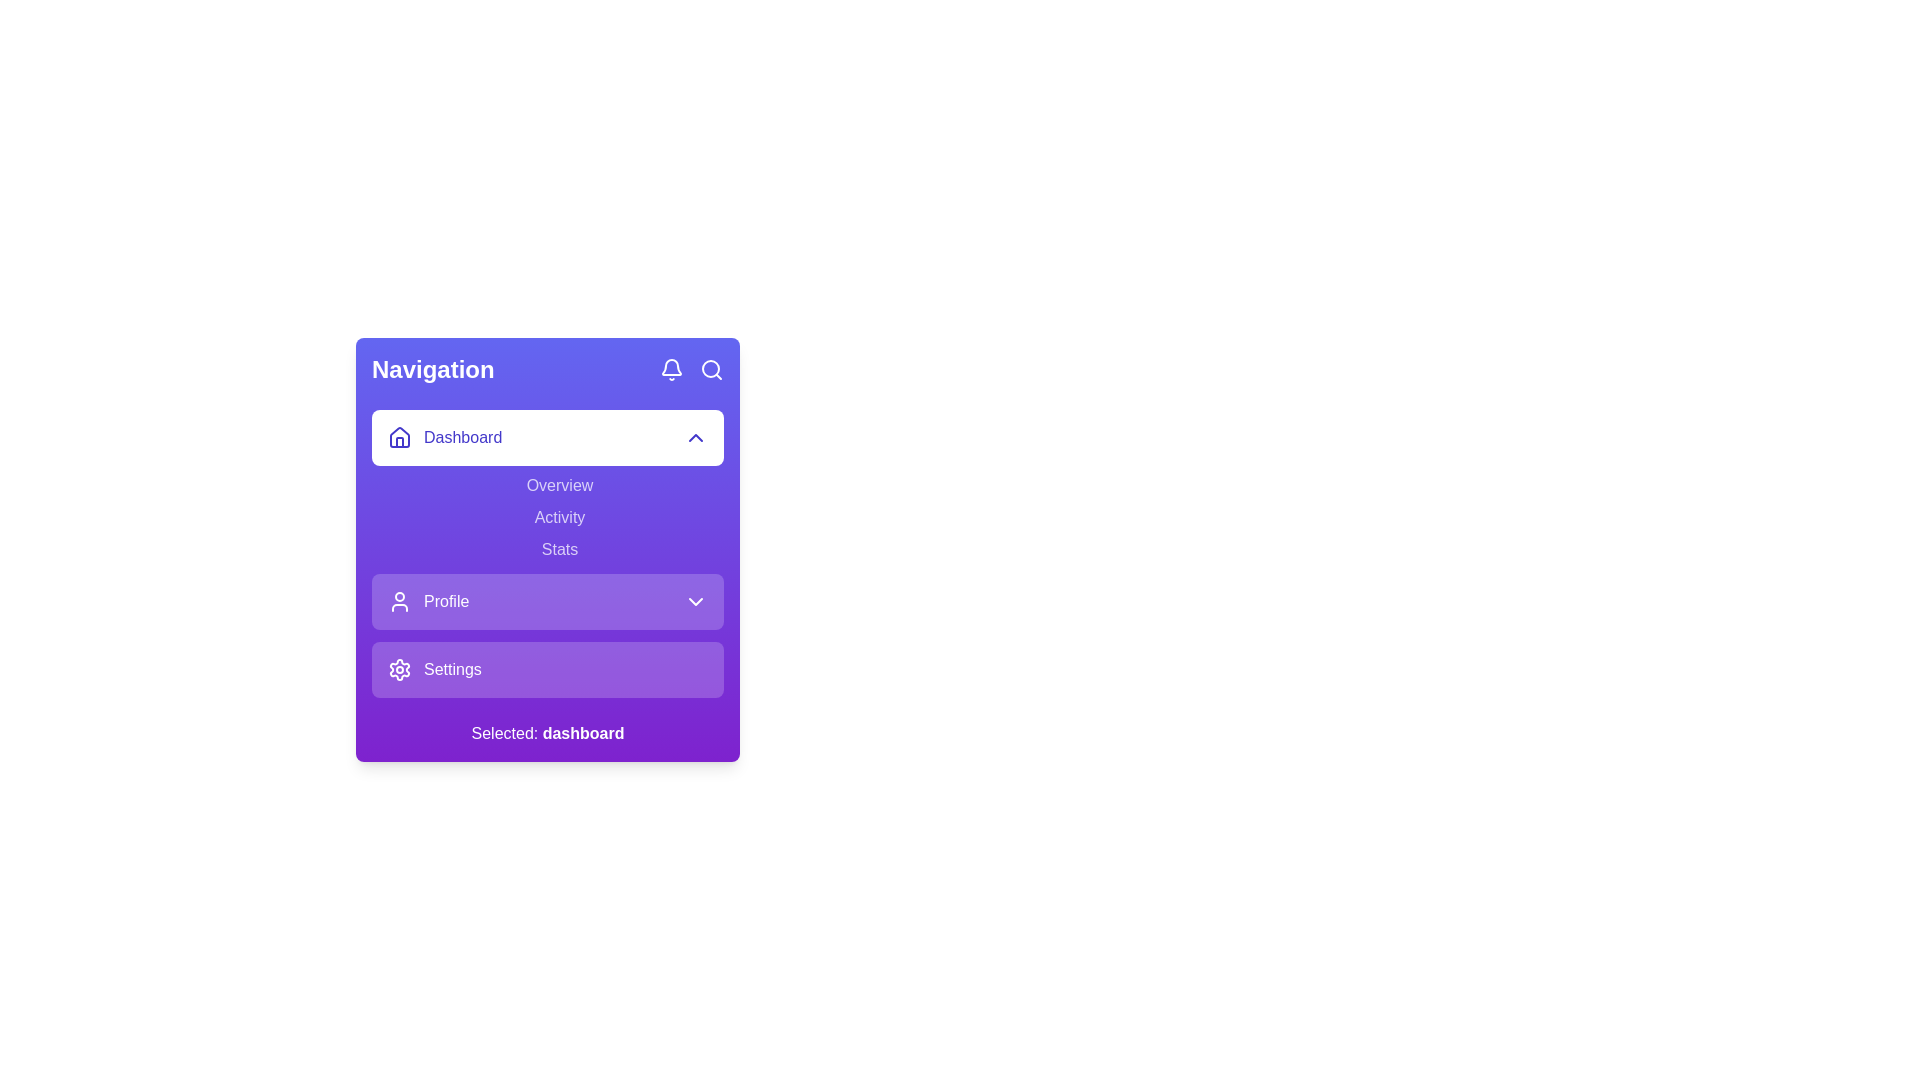  What do you see at coordinates (426, 600) in the screenshot?
I see `the first navigational menu item with text and icon` at bounding box center [426, 600].